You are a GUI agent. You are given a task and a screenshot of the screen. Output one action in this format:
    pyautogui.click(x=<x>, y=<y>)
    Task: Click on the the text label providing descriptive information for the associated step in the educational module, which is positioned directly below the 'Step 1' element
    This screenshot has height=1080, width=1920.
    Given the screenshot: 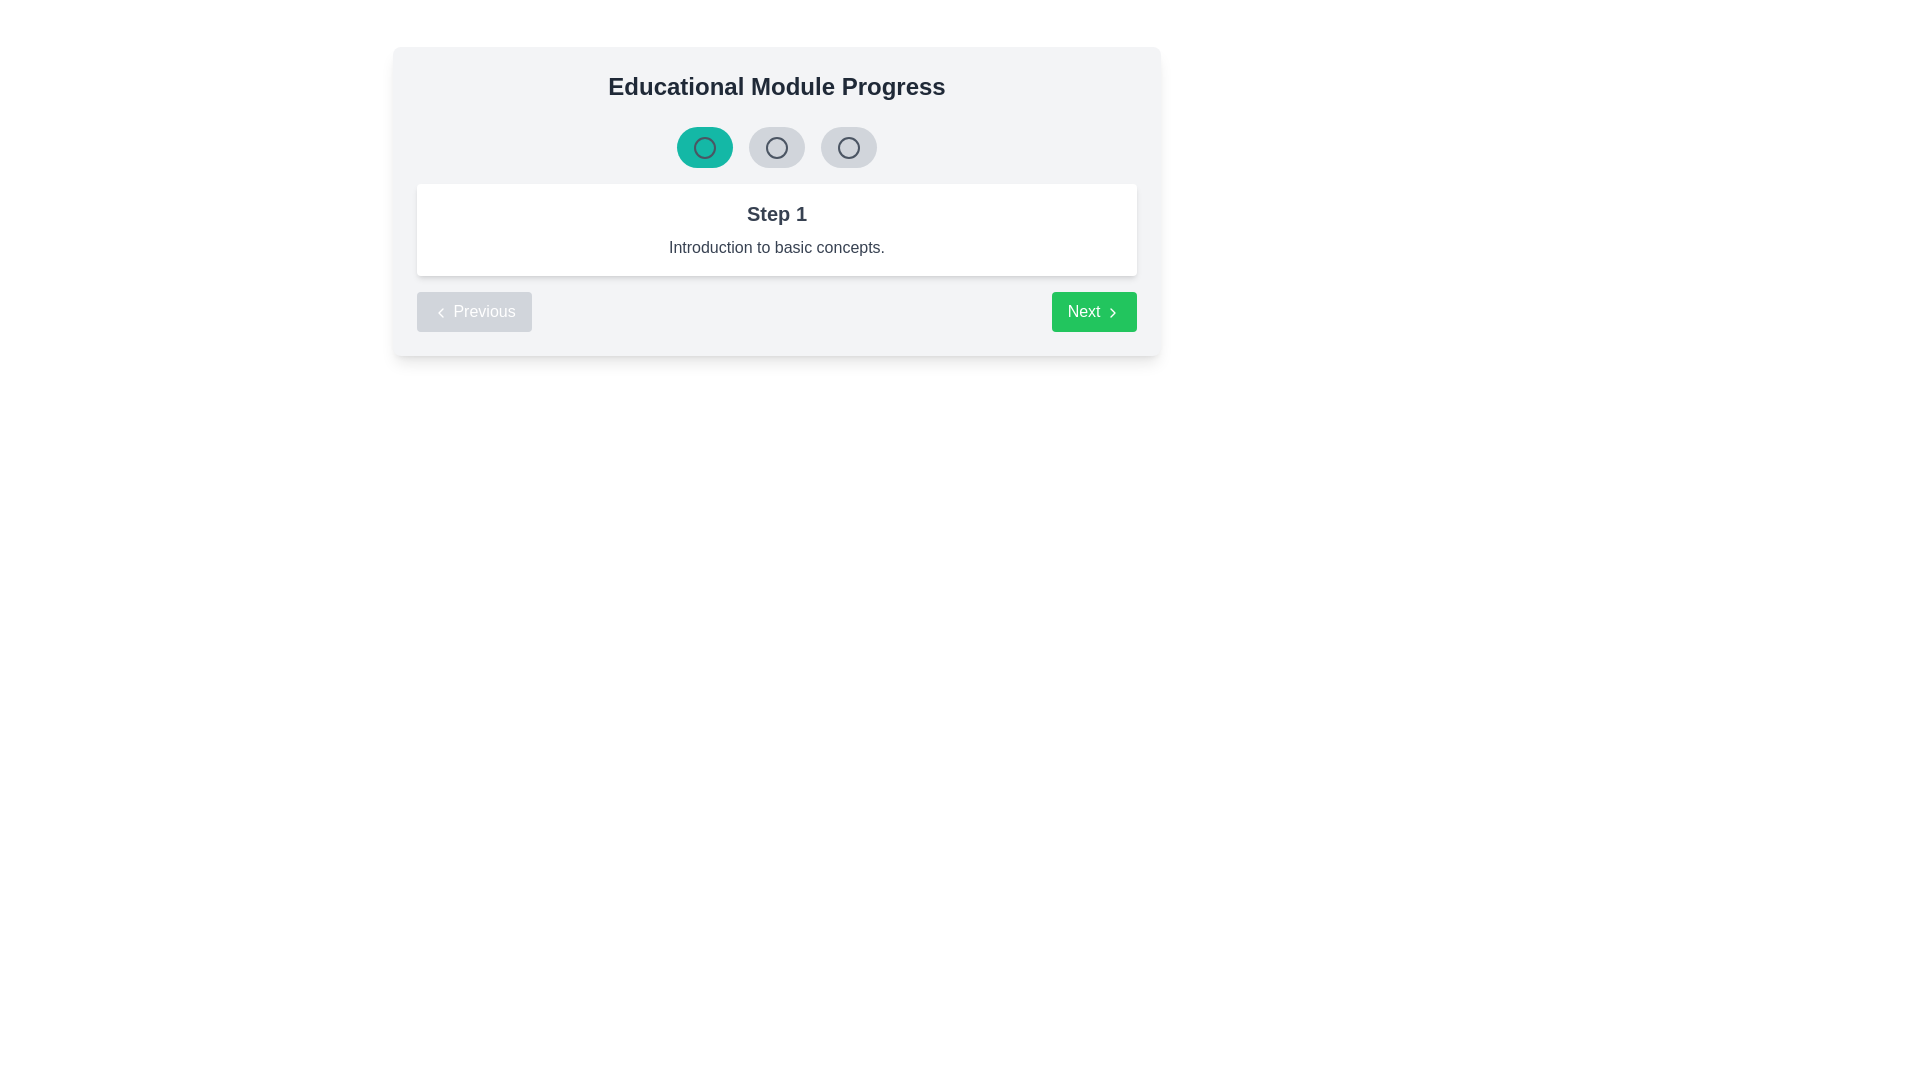 What is the action you would take?
    pyautogui.click(x=776, y=245)
    